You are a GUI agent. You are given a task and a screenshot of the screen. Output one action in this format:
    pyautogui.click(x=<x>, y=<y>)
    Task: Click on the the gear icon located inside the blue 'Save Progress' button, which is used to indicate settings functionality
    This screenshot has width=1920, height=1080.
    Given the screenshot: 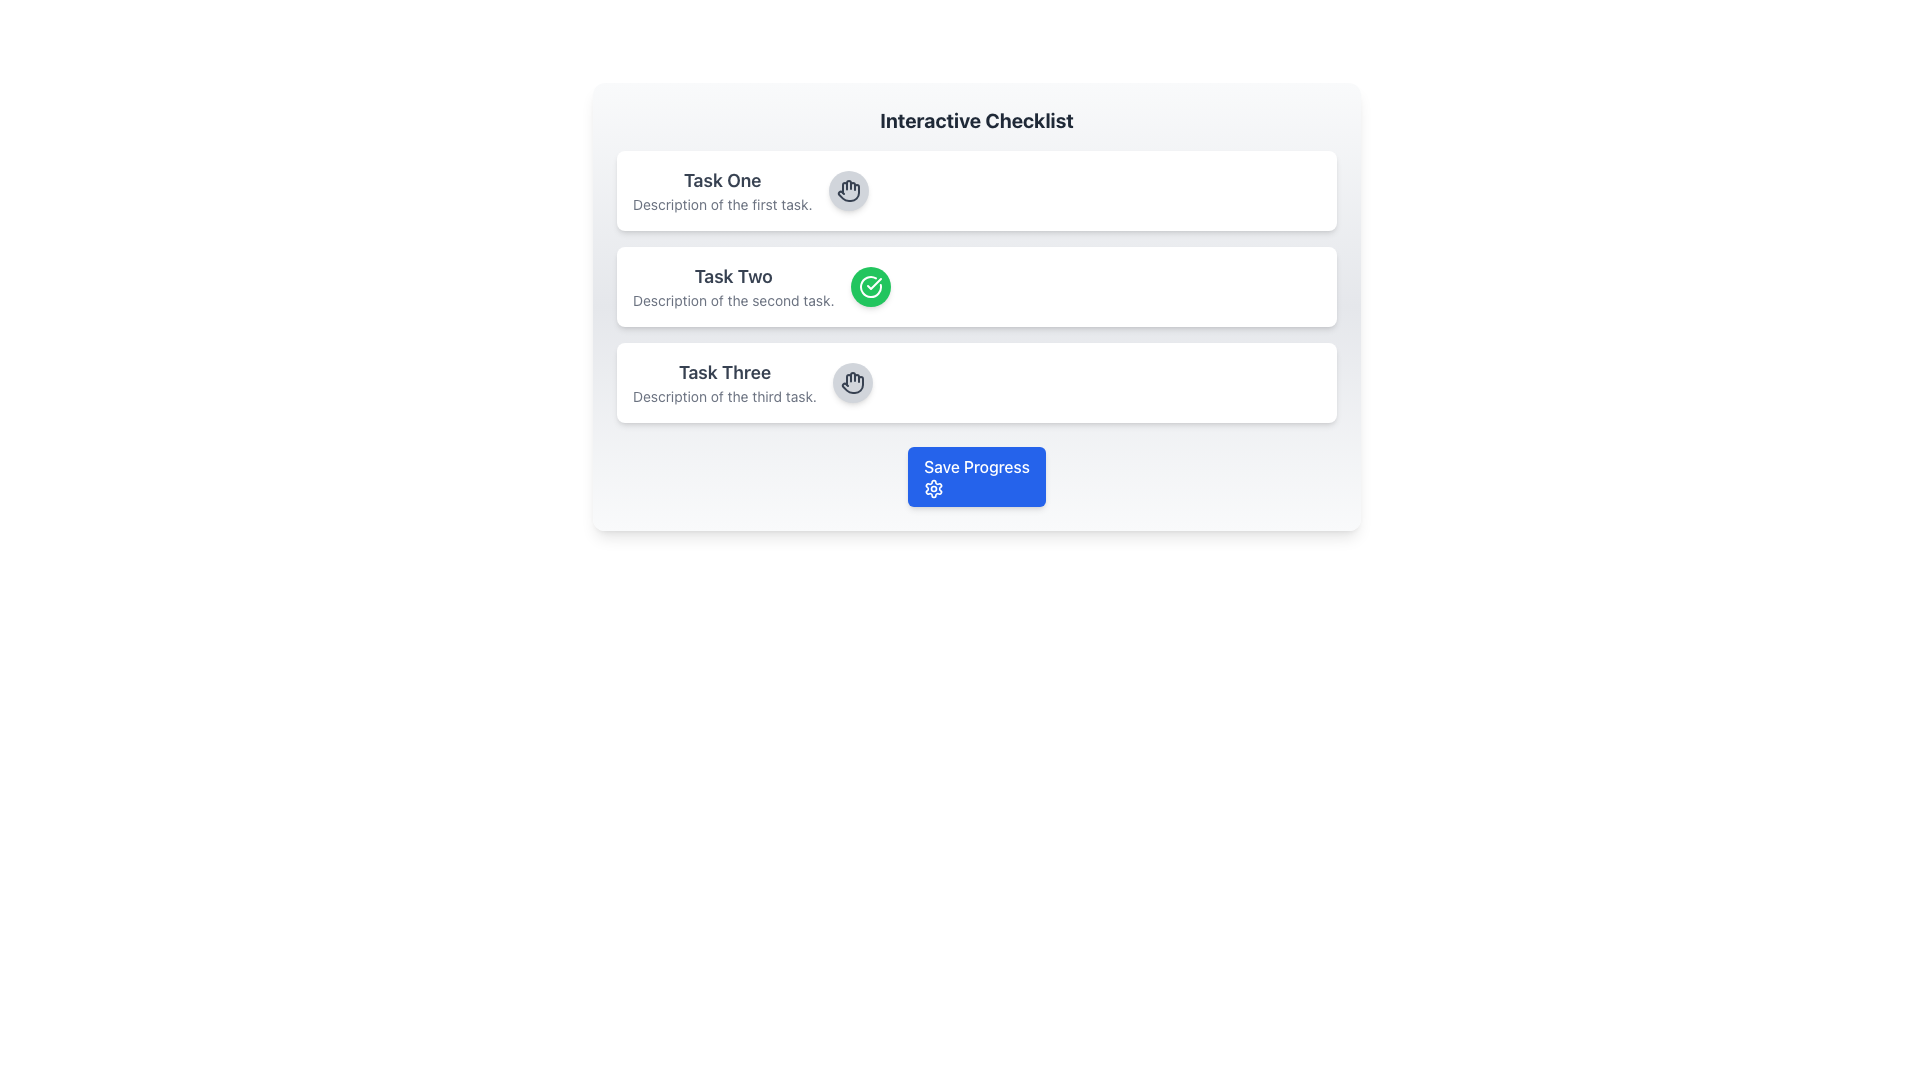 What is the action you would take?
    pyautogui.click(x=933, y=489)
    